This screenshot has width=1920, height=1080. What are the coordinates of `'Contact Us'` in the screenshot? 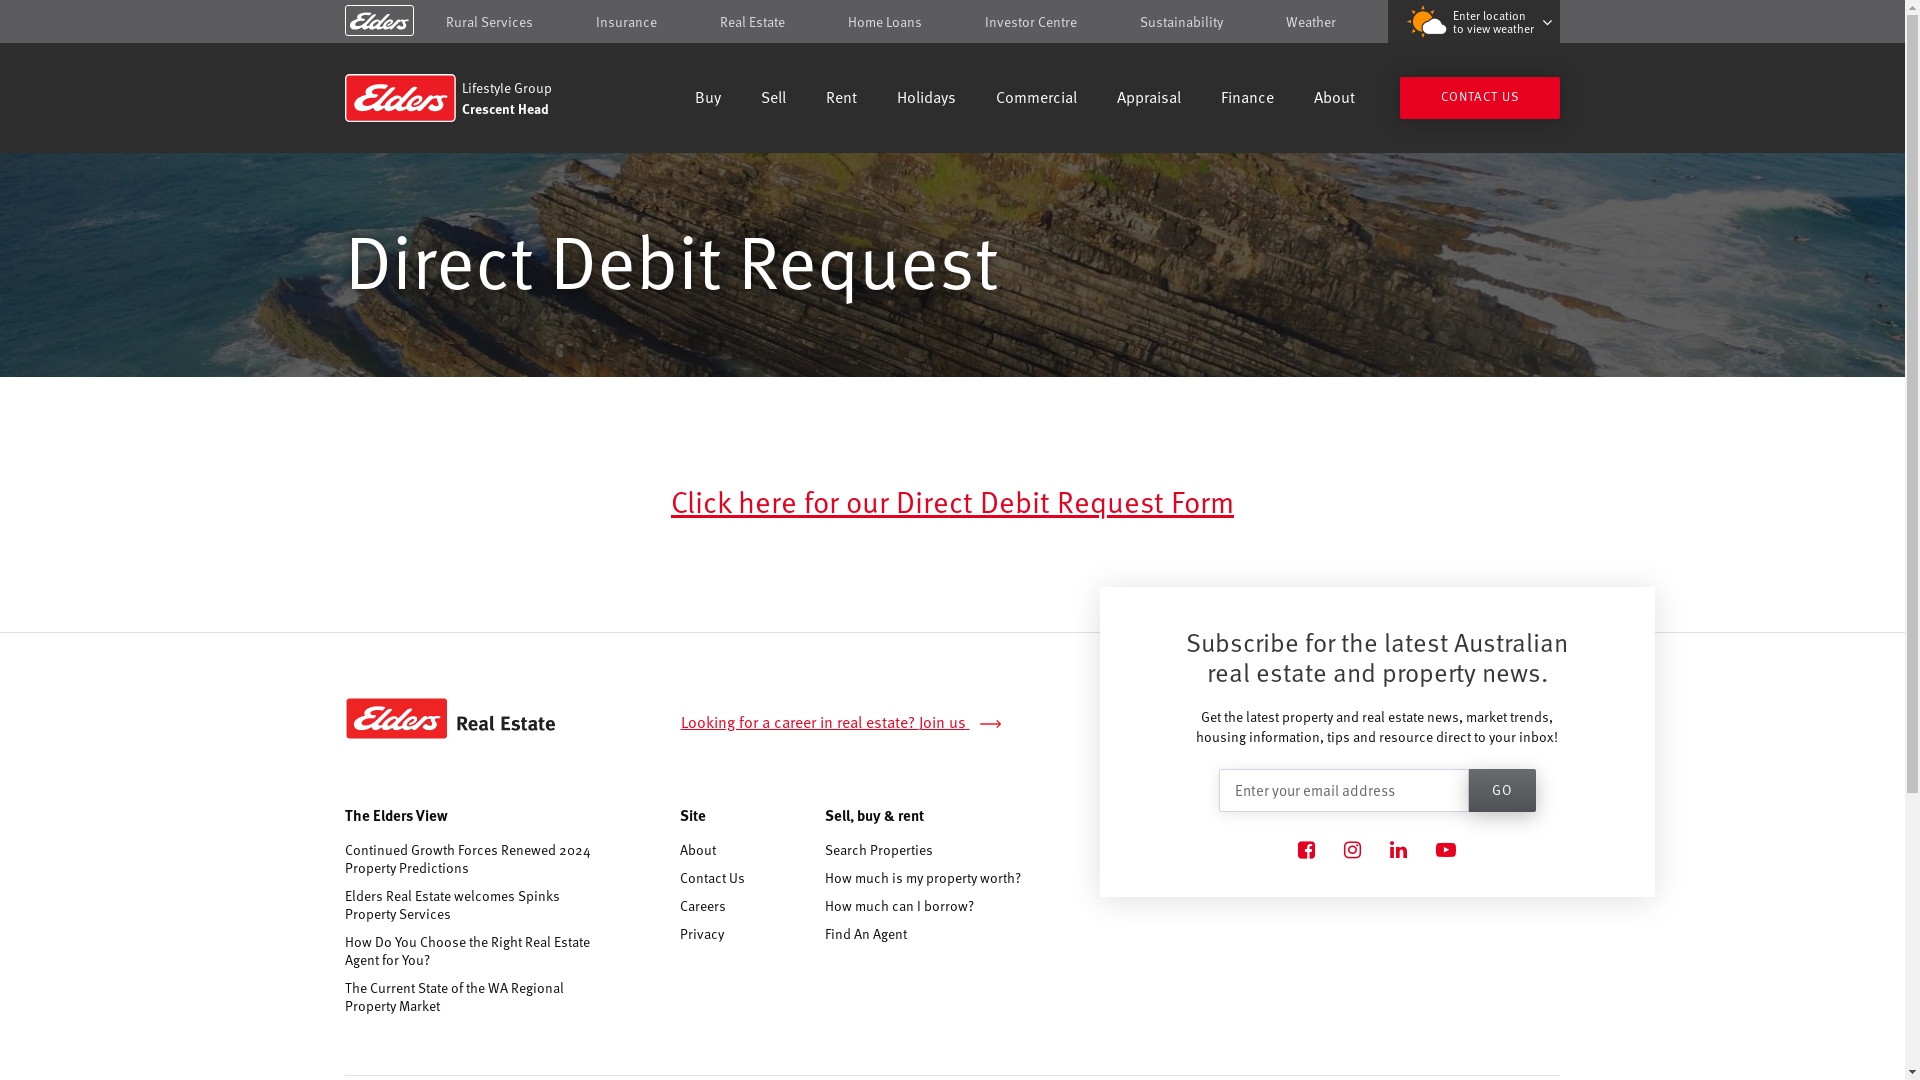 It's located at (712, 876).